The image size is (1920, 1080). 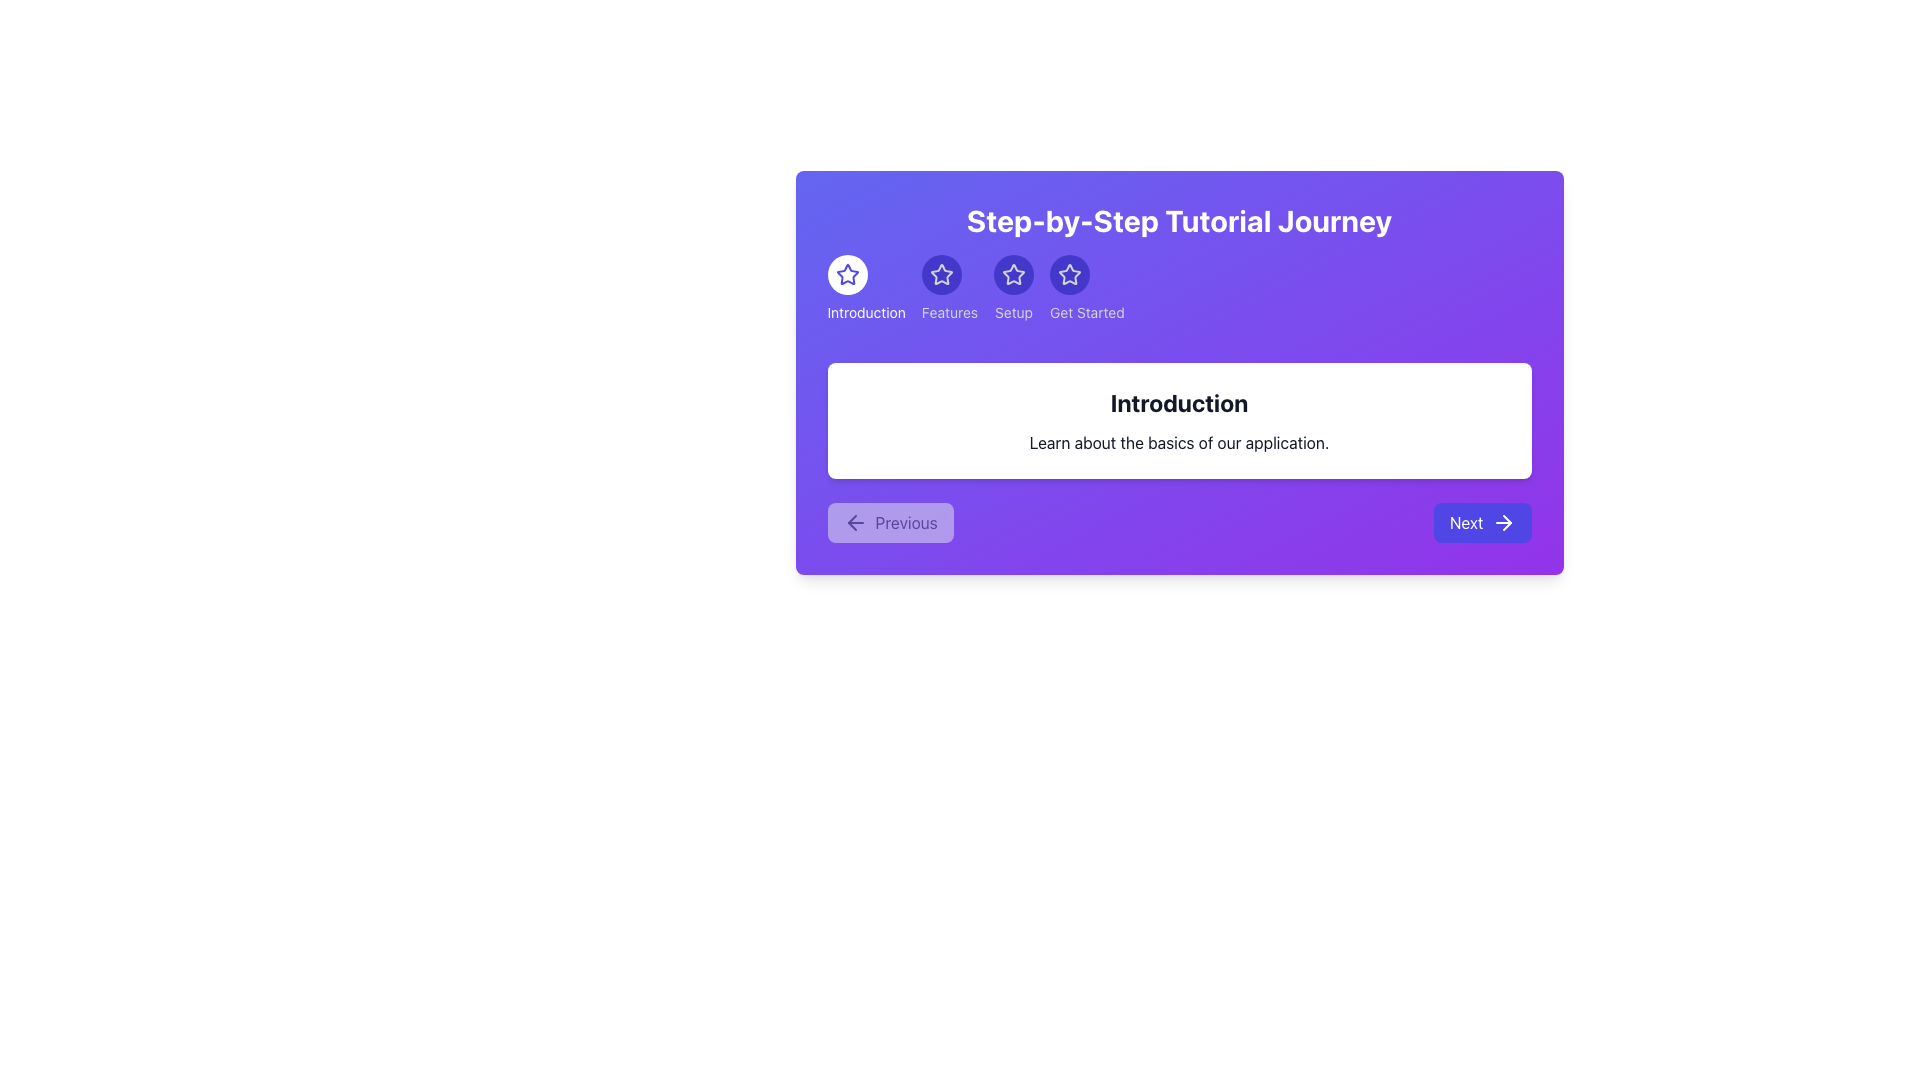 I want to click on the text element labeled 'Introduction', which is positioned below the star icon in the main content panel, so click(x=866, y=312).